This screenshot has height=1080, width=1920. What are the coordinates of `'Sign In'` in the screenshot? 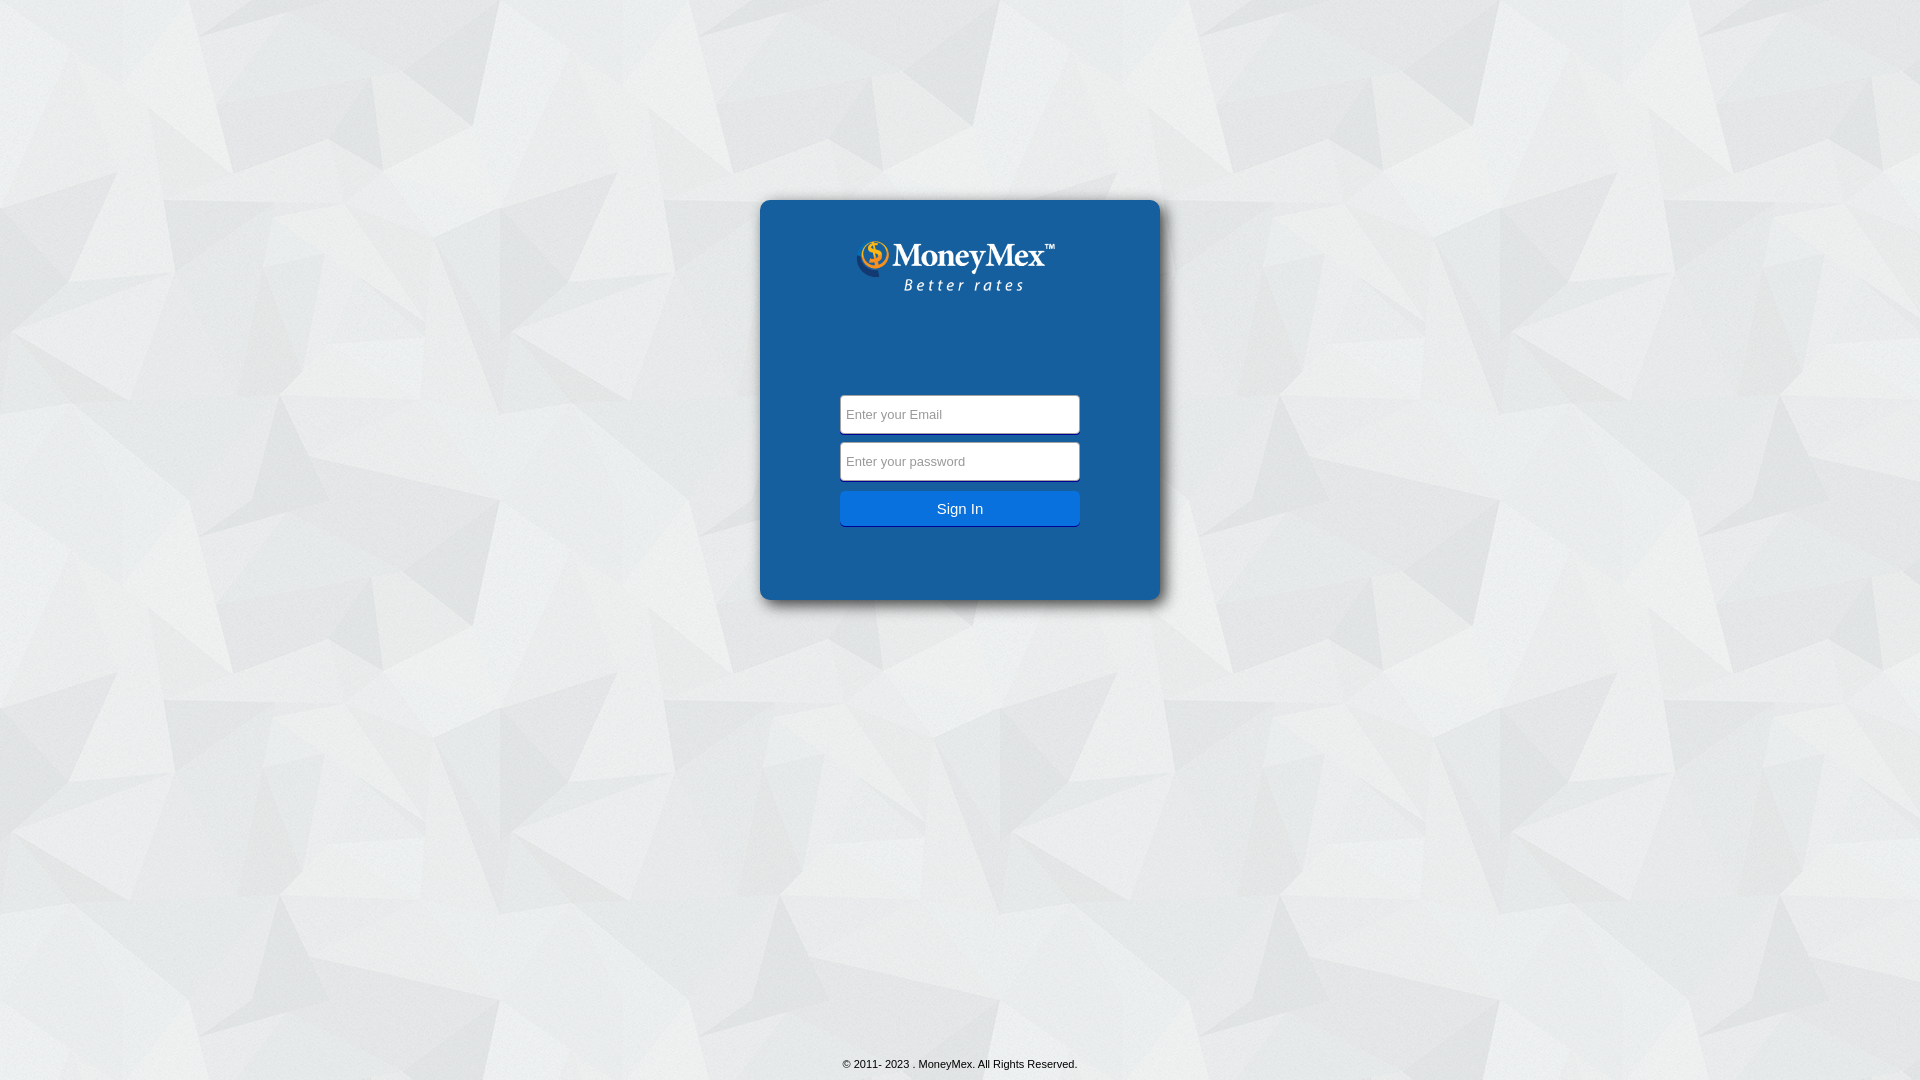 It's located at (960, 507).